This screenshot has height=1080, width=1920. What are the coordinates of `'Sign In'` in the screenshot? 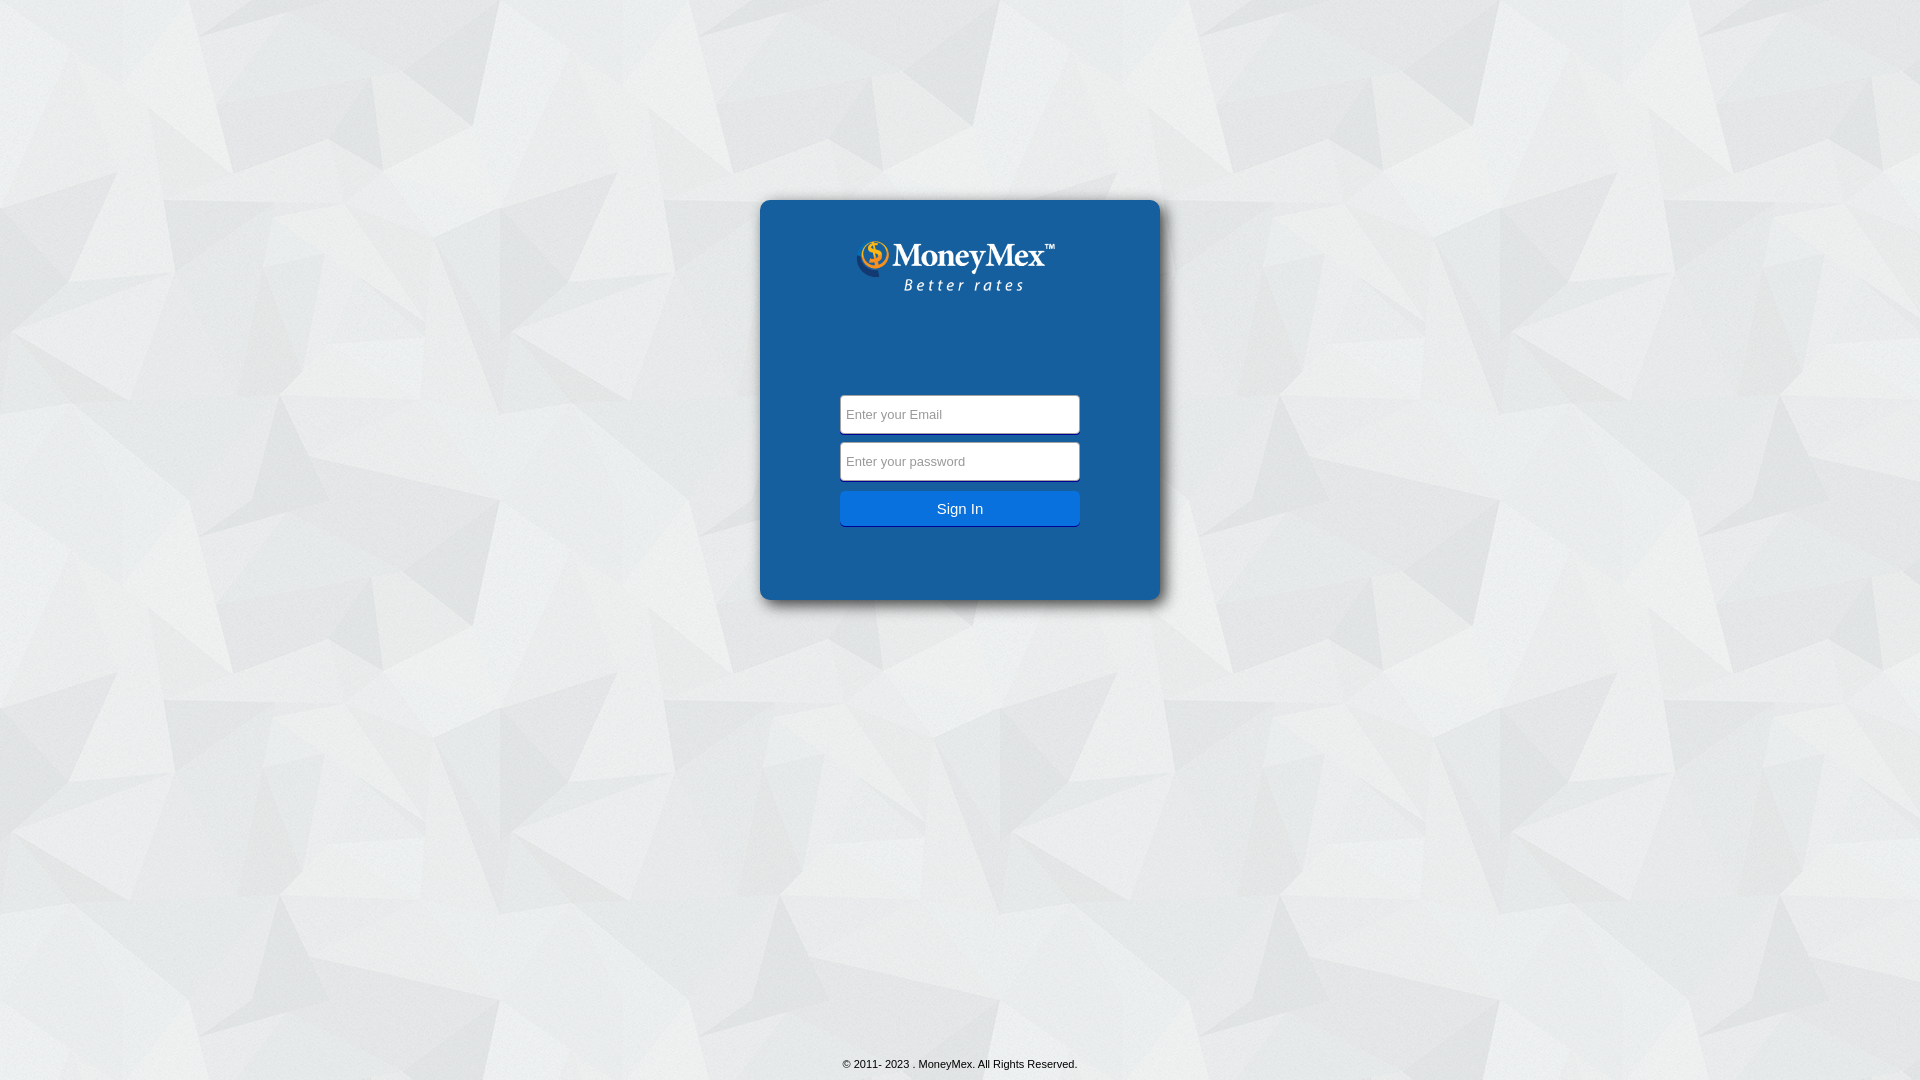 It's located at (960, 507).